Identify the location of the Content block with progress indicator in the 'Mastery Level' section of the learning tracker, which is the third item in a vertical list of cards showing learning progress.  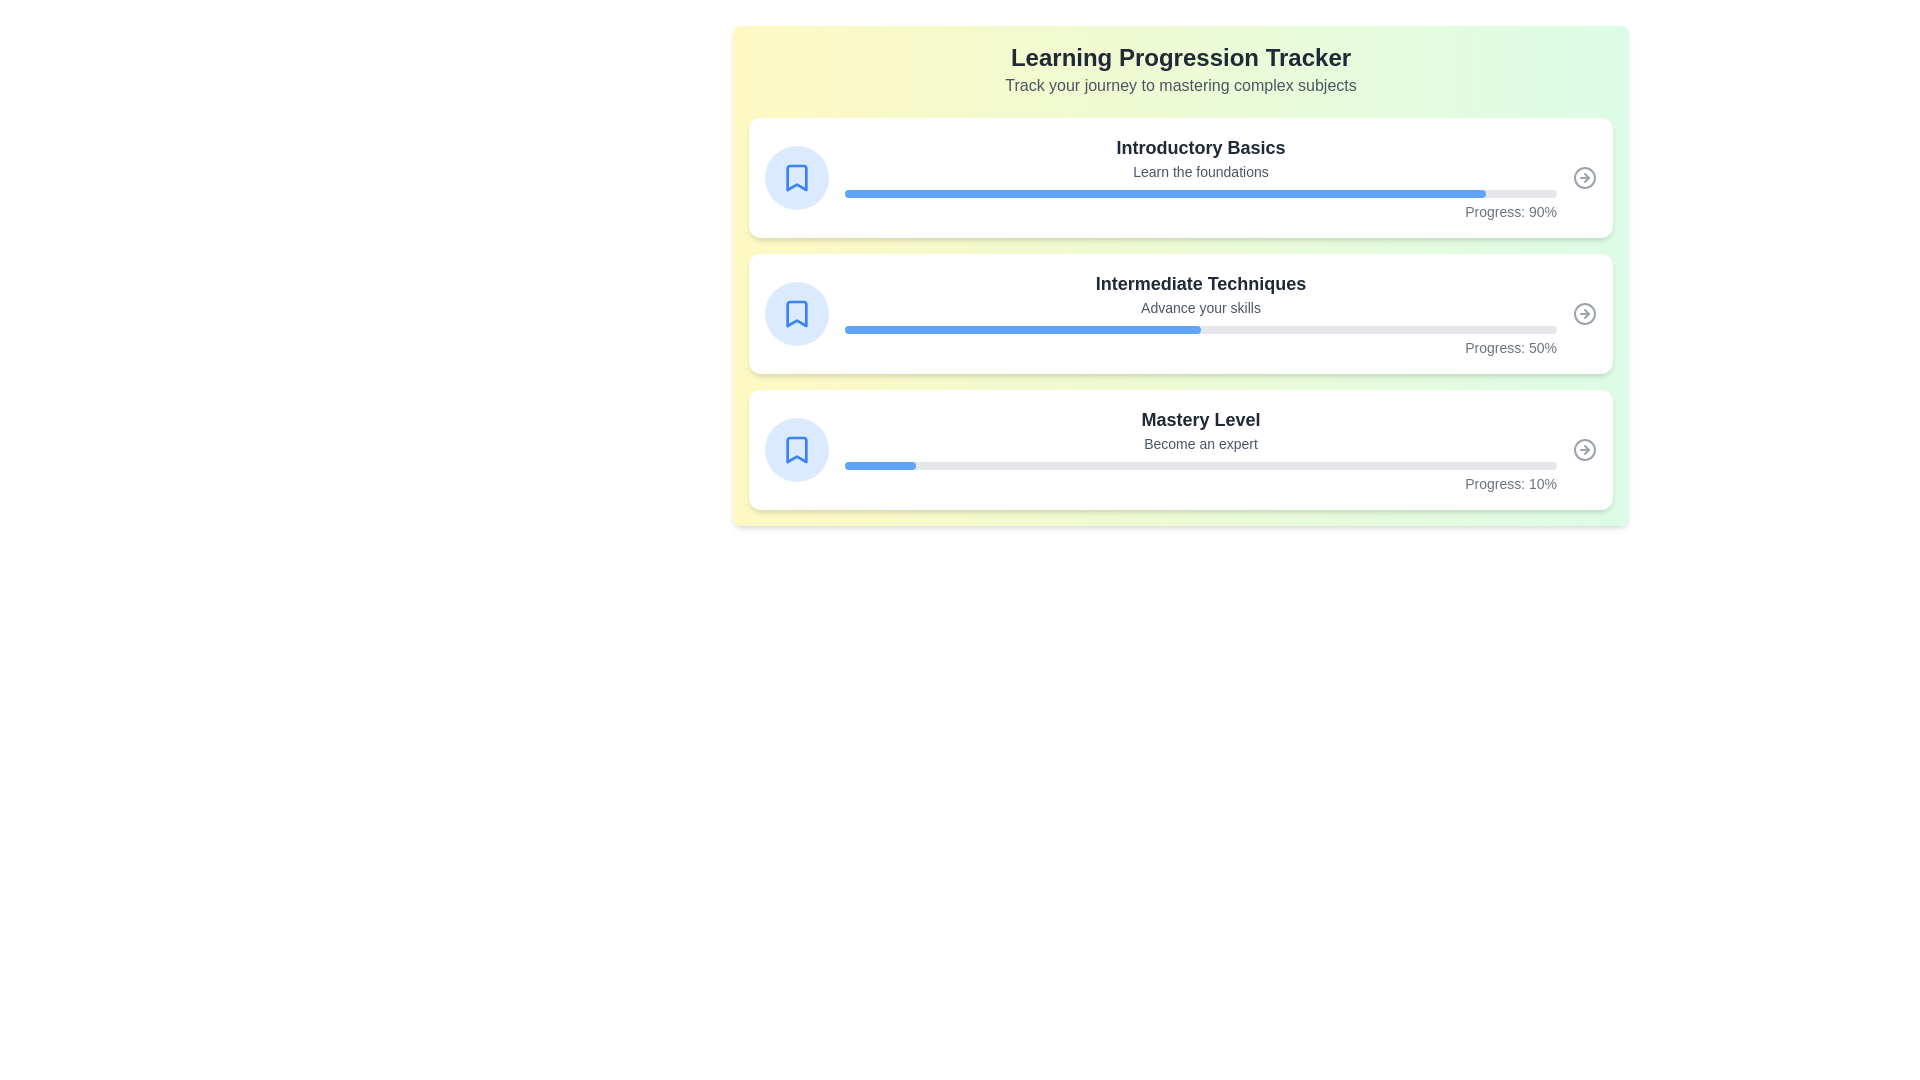
(1200, 450).